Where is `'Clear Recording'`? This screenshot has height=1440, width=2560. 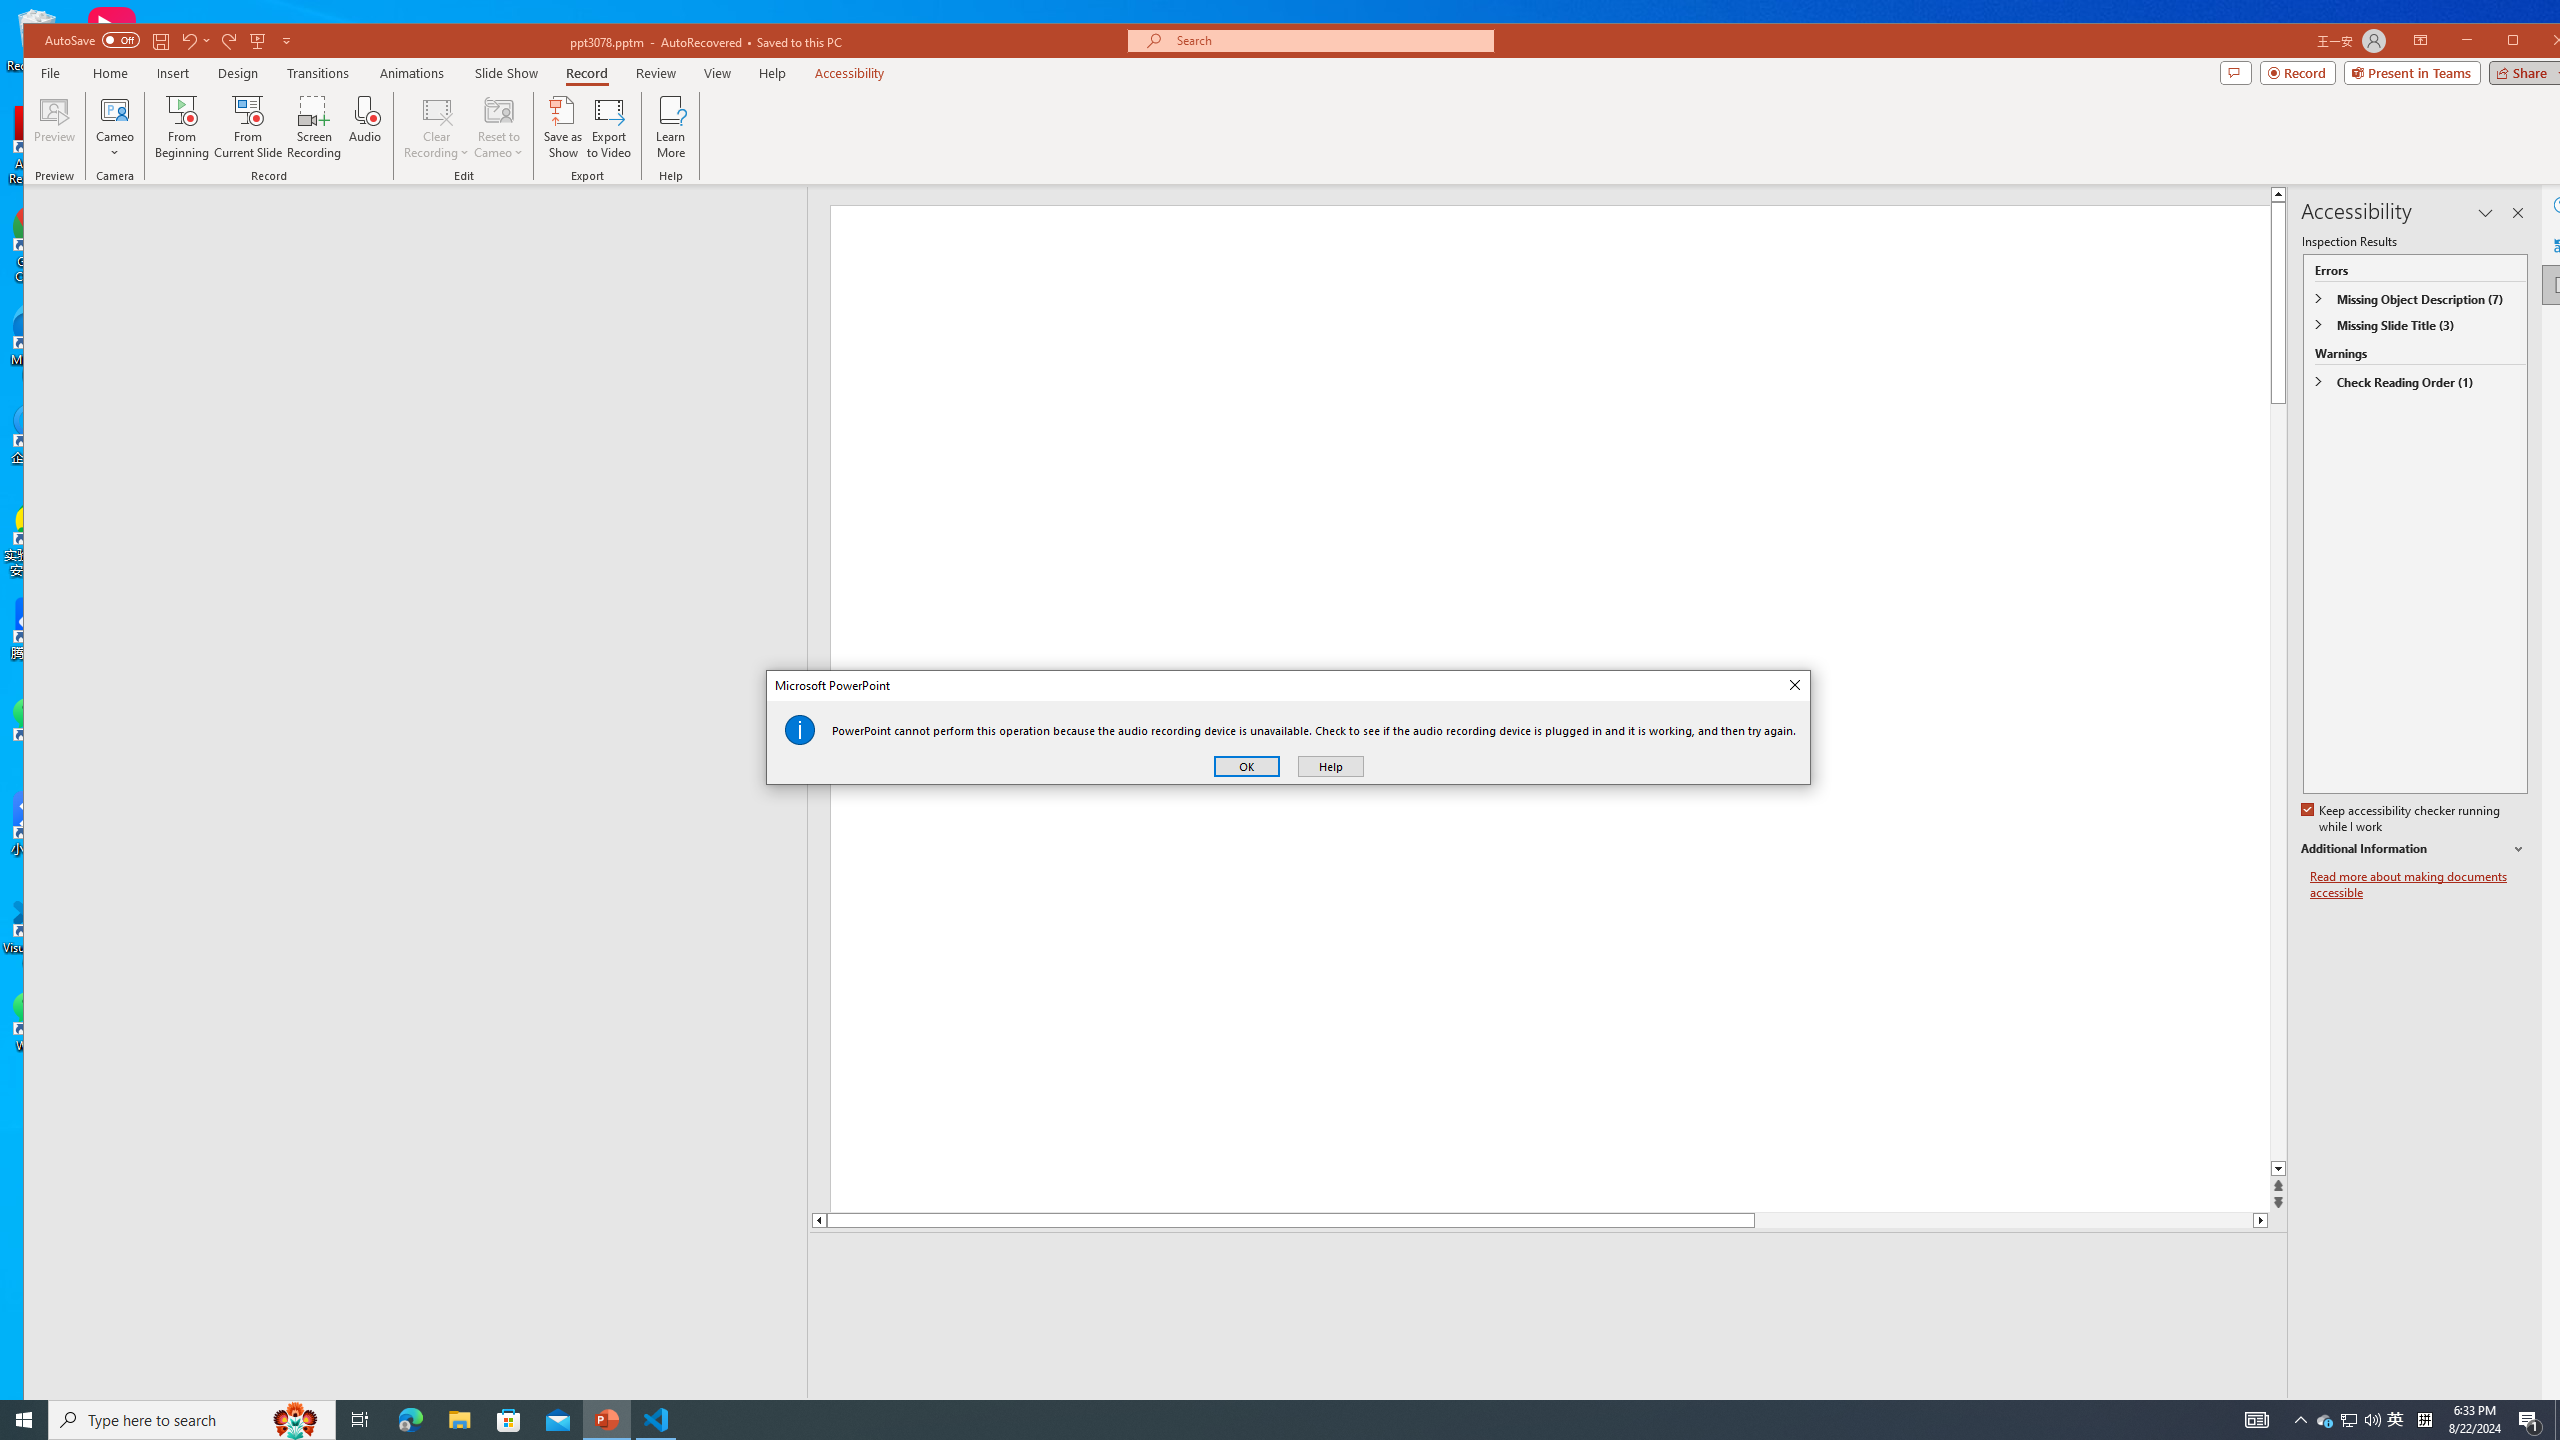
'Clear Recording' is located at coordinates (436, 126).